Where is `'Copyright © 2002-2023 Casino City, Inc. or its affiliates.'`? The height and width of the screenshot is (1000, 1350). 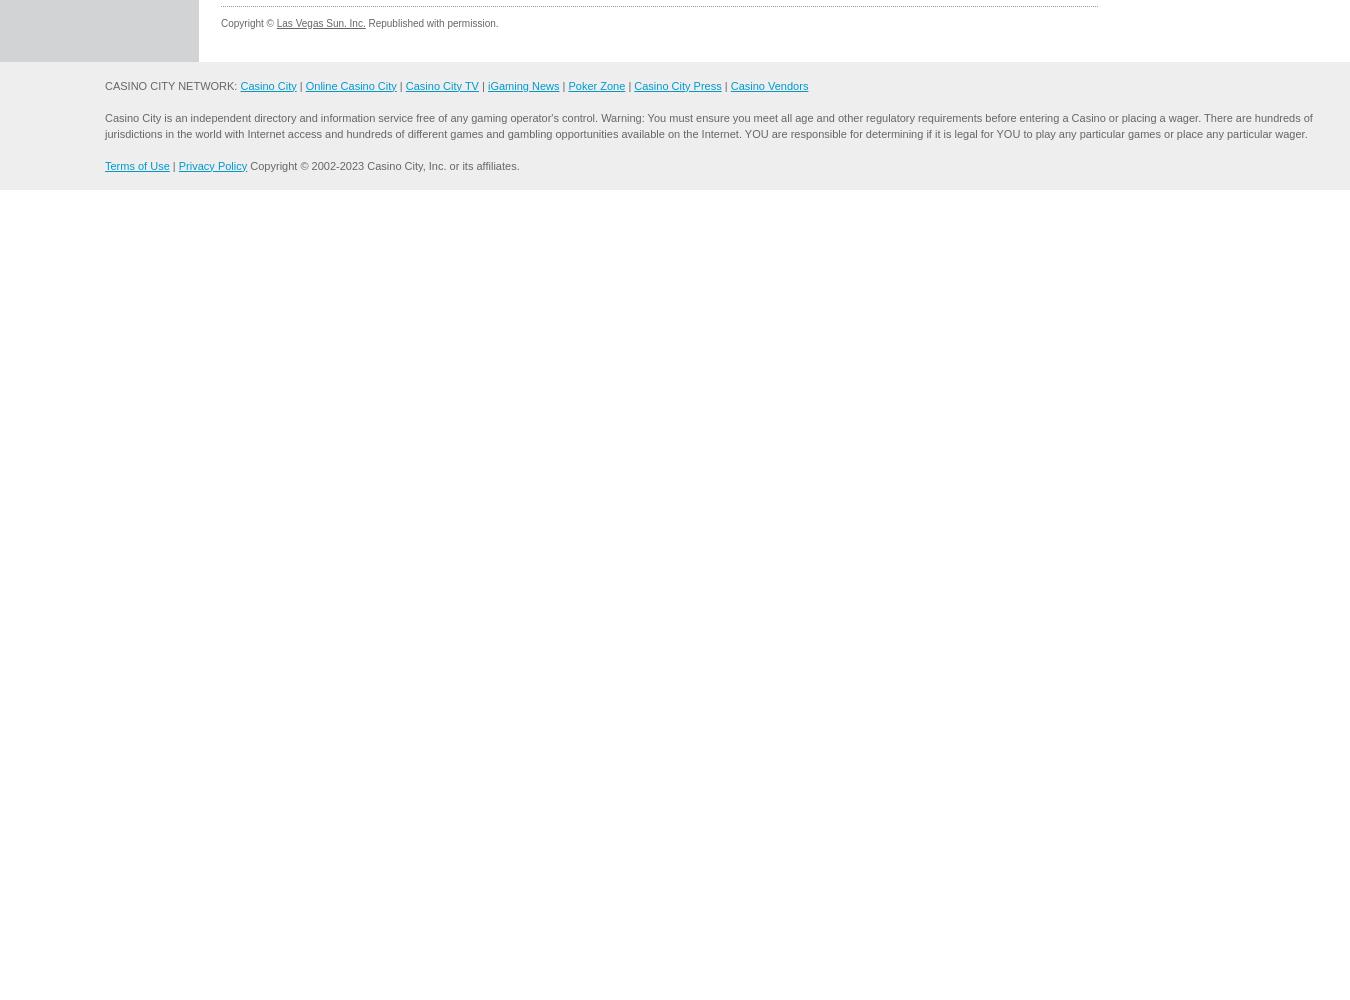 'Copyright © 2002-2023 Casino City, Inc. or its affiliates.' is located at coordinates (246, 165).